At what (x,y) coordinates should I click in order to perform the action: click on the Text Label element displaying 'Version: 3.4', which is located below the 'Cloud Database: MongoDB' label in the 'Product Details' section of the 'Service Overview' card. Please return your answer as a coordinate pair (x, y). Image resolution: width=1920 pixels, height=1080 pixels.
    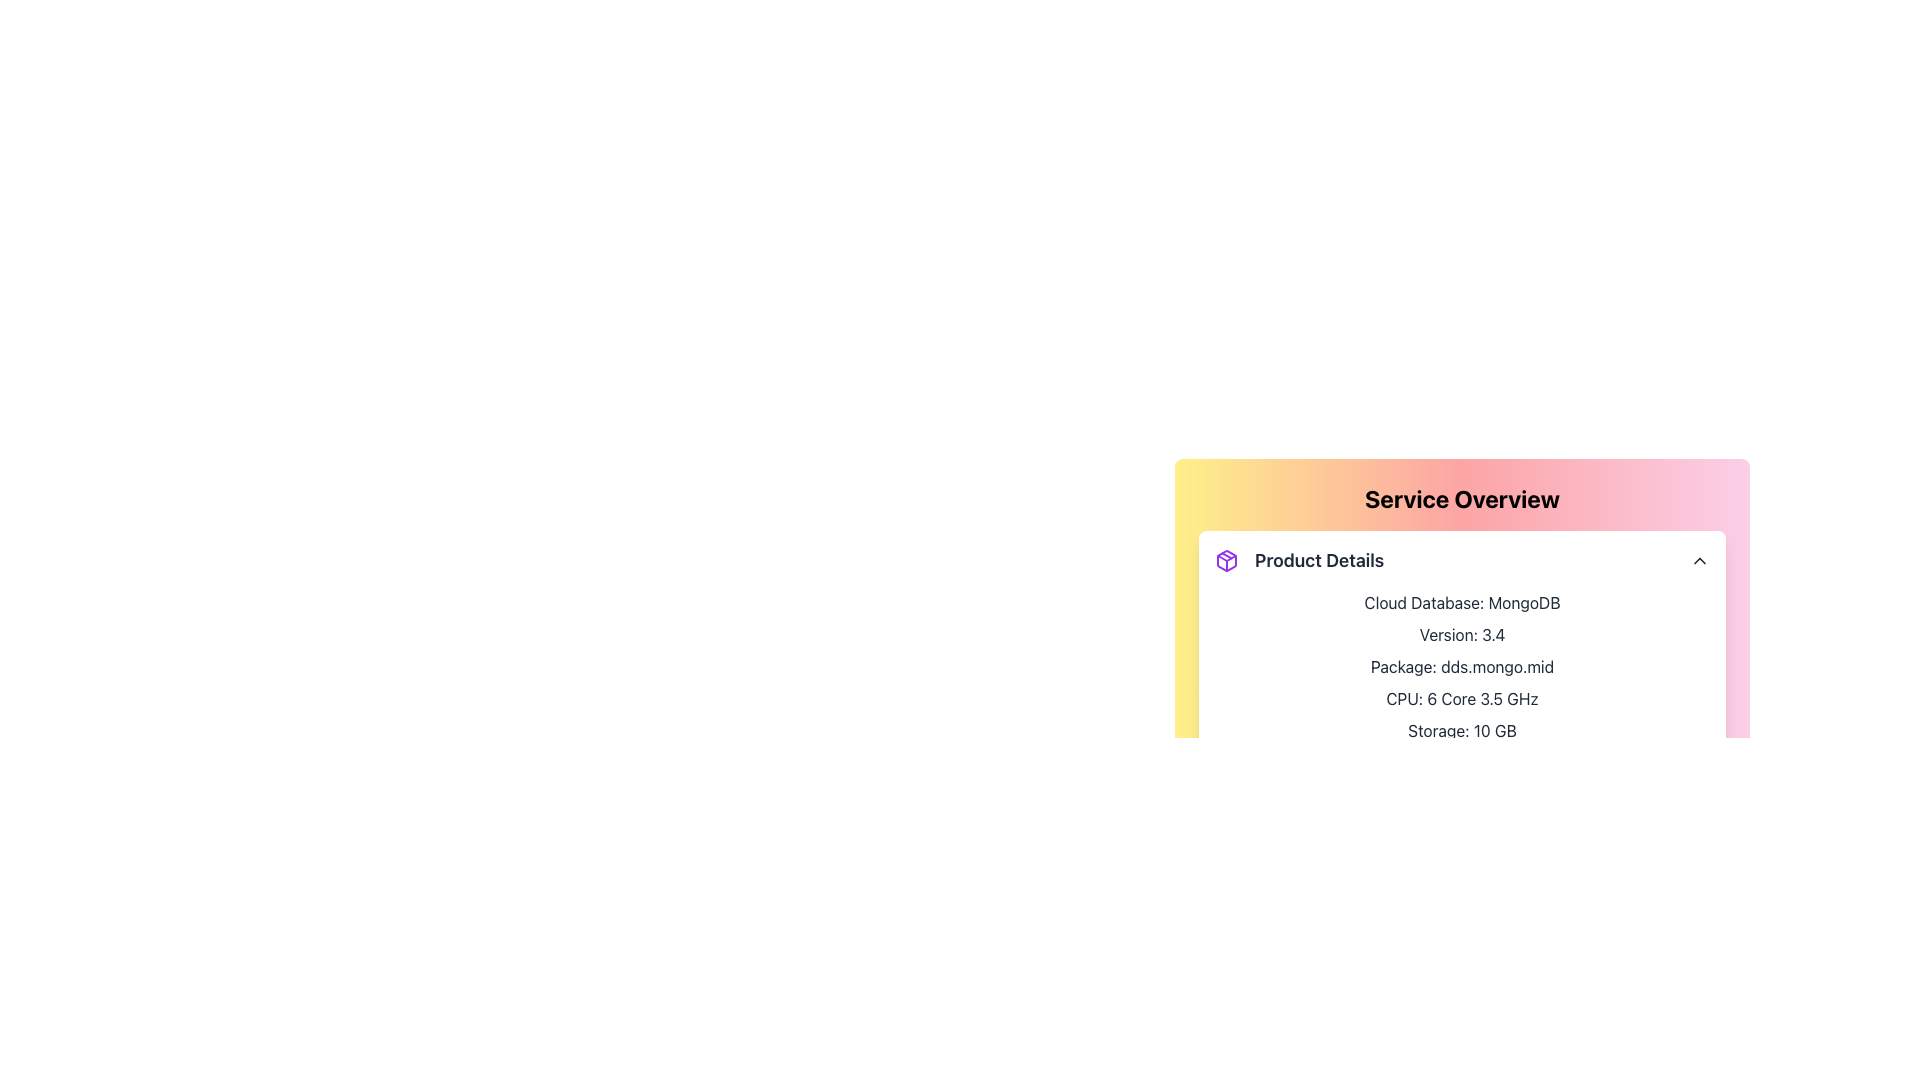
    Looking at the image, I should click on (1462, 635).